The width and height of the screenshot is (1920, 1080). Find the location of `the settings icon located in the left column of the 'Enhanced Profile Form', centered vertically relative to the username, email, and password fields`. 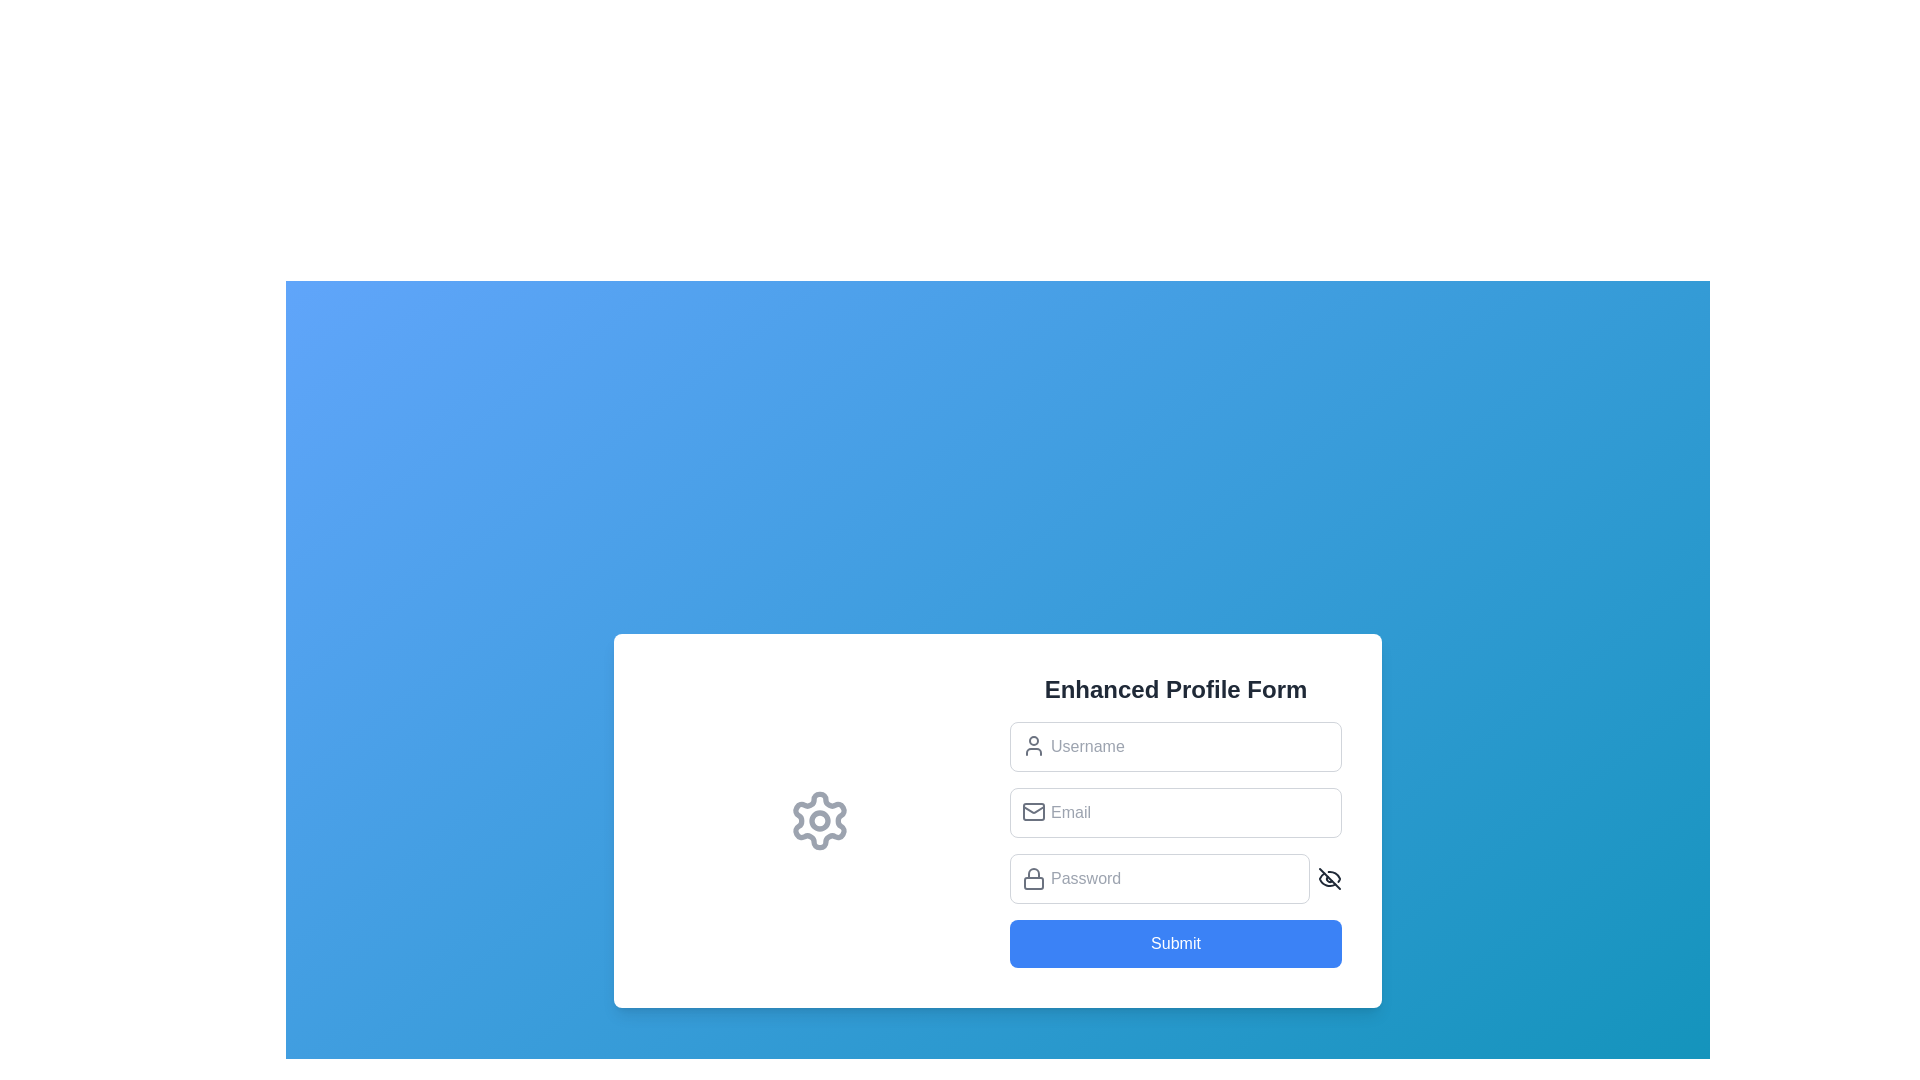

the settings icon located in the left column of the 'Enhanced Profile Form', centered vertically relative to the username, email, and password fields is located at coordinates (820, 821).